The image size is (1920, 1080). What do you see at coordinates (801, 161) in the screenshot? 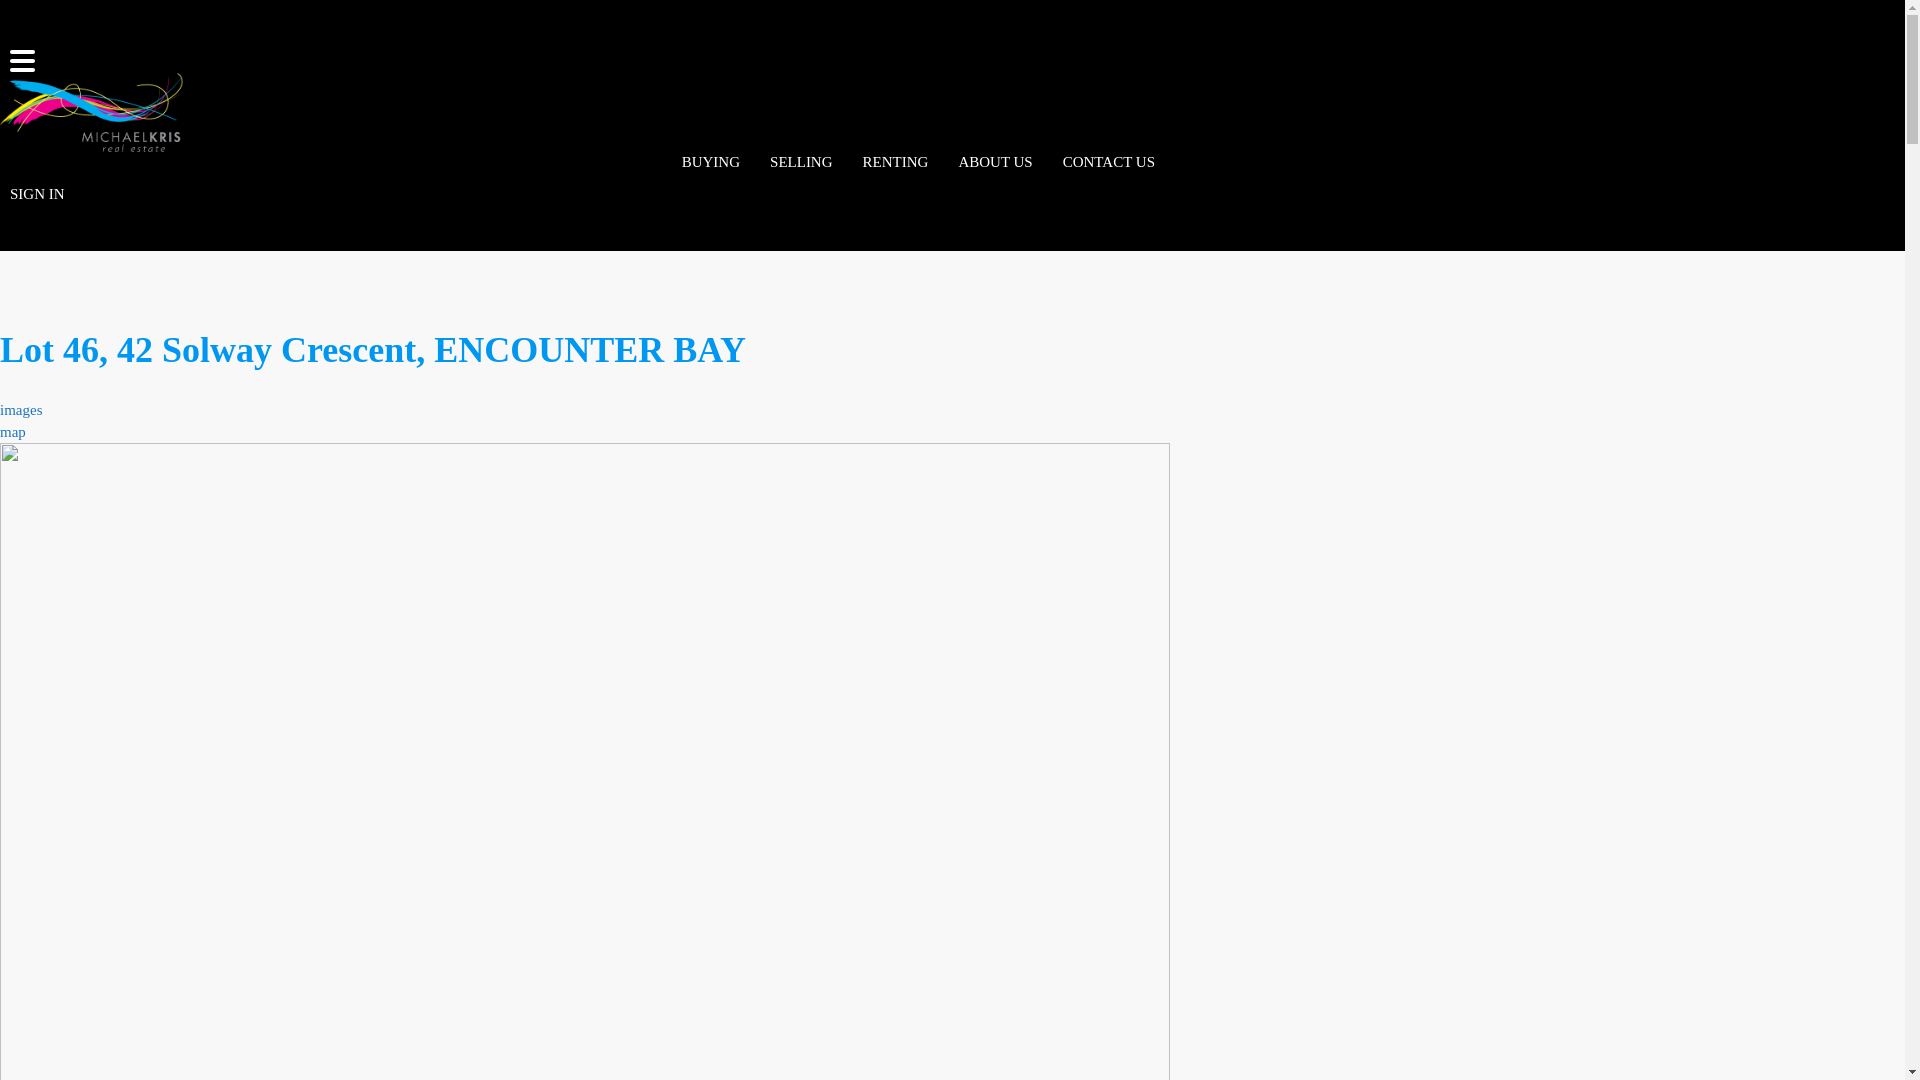
I see `'SELLING'` at bounding box center [801, 161].